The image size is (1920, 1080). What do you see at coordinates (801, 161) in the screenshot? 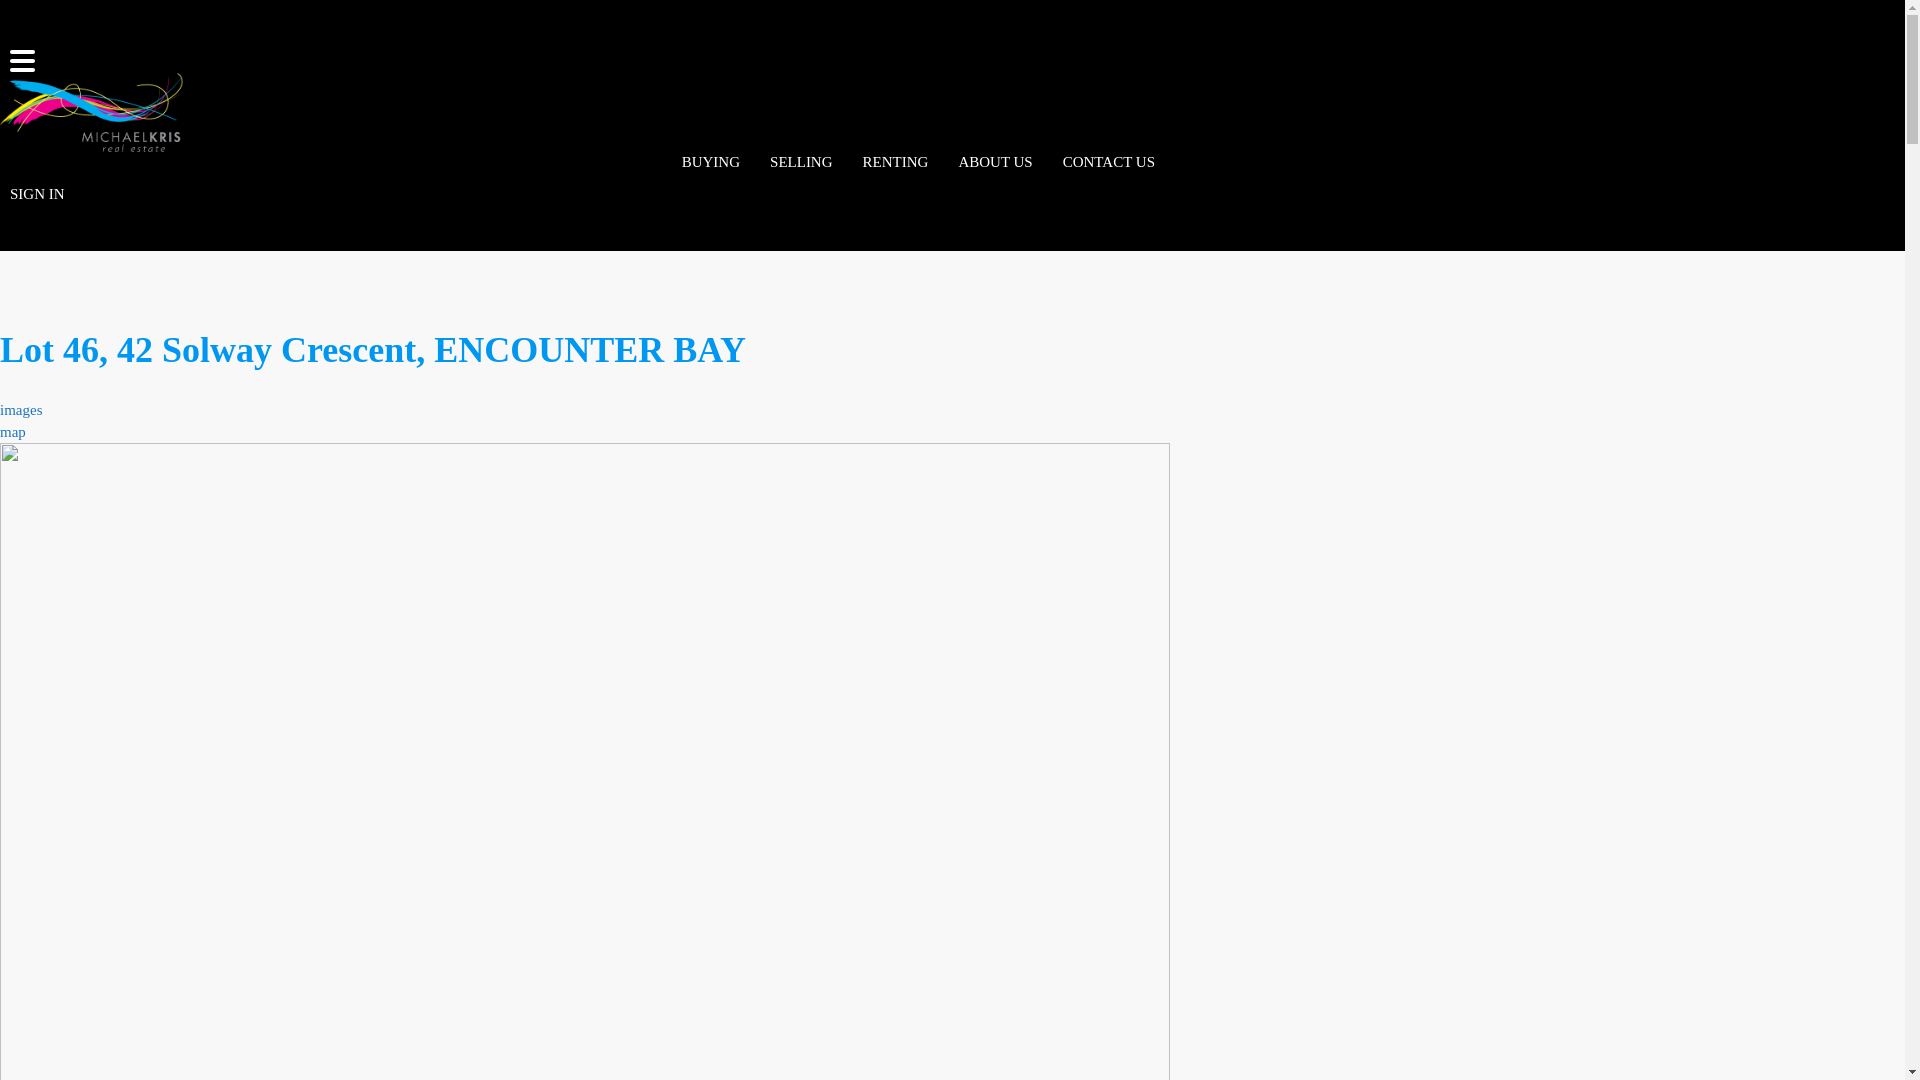
I see `'SELLING'` at bounding box center [801, 161].